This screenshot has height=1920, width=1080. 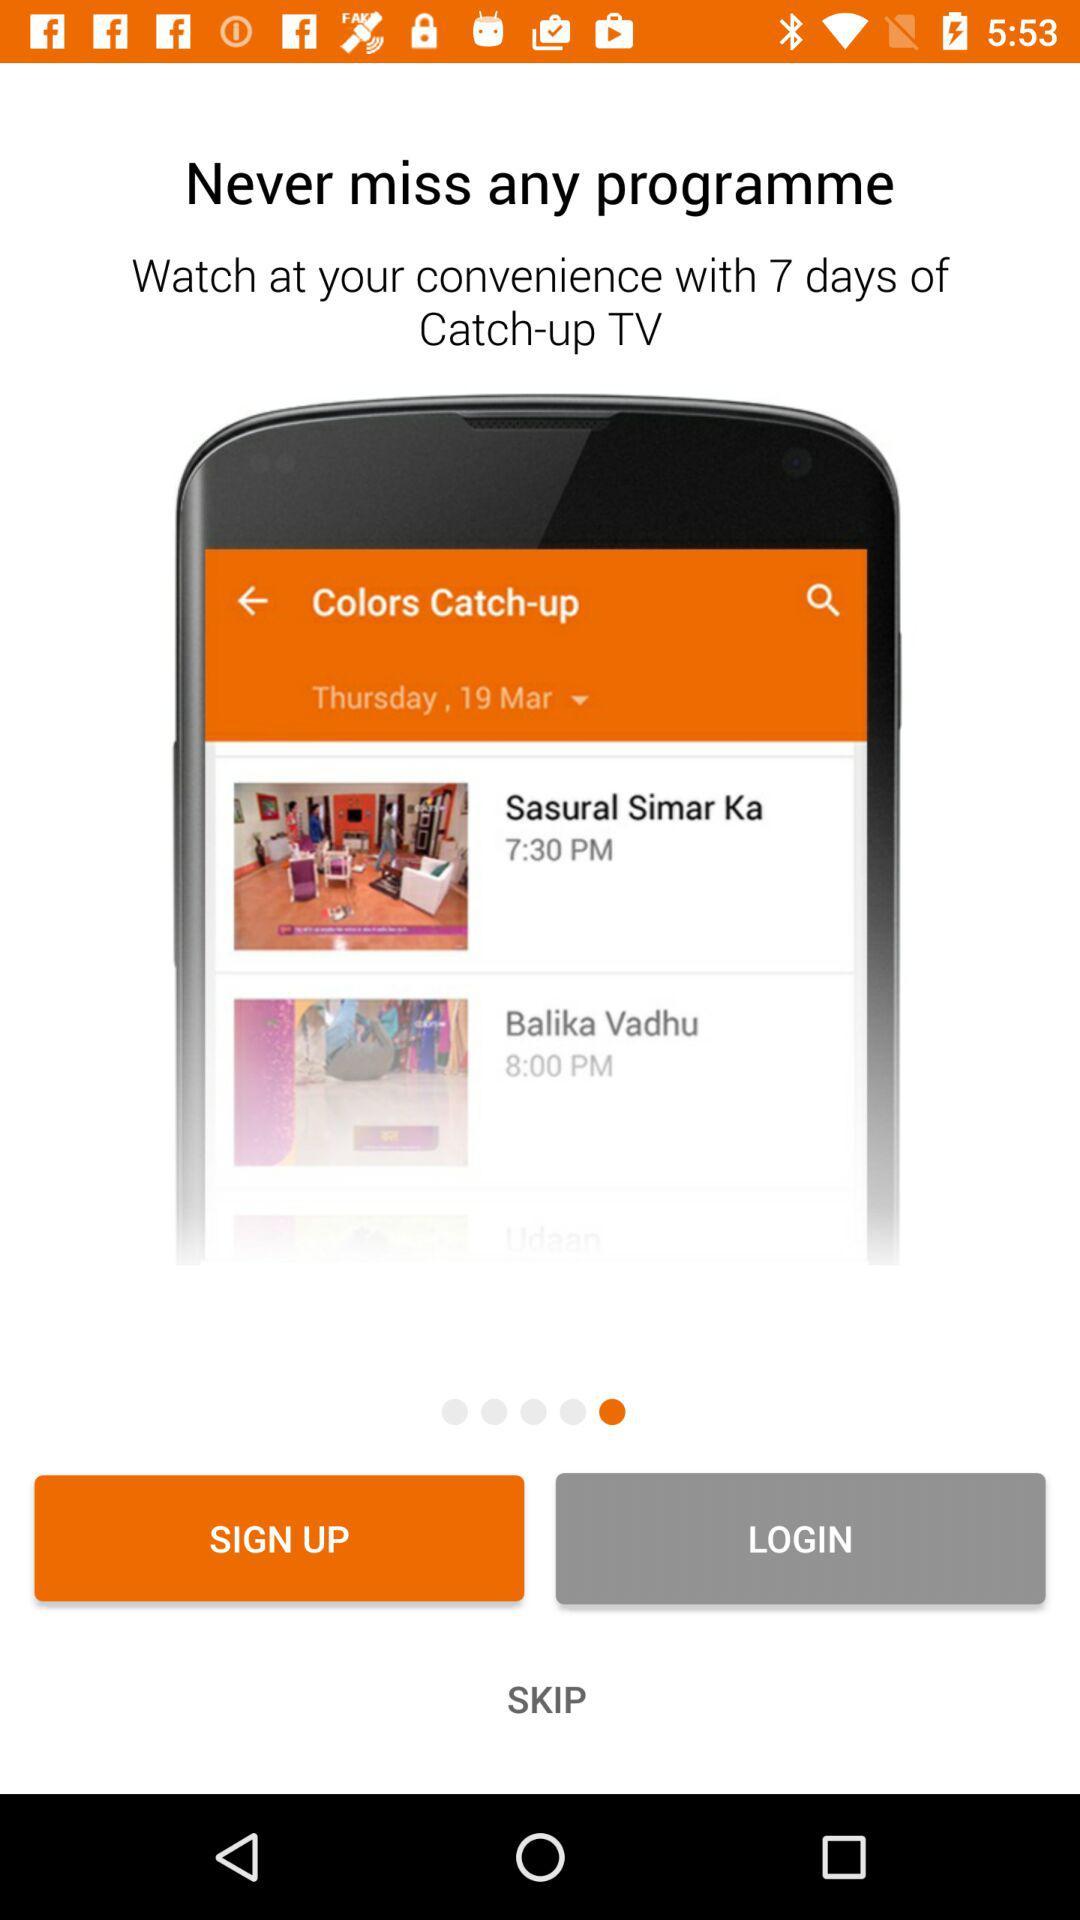 I want to click on icon to the right of the sign up icon, so click(x=799, y=1537).